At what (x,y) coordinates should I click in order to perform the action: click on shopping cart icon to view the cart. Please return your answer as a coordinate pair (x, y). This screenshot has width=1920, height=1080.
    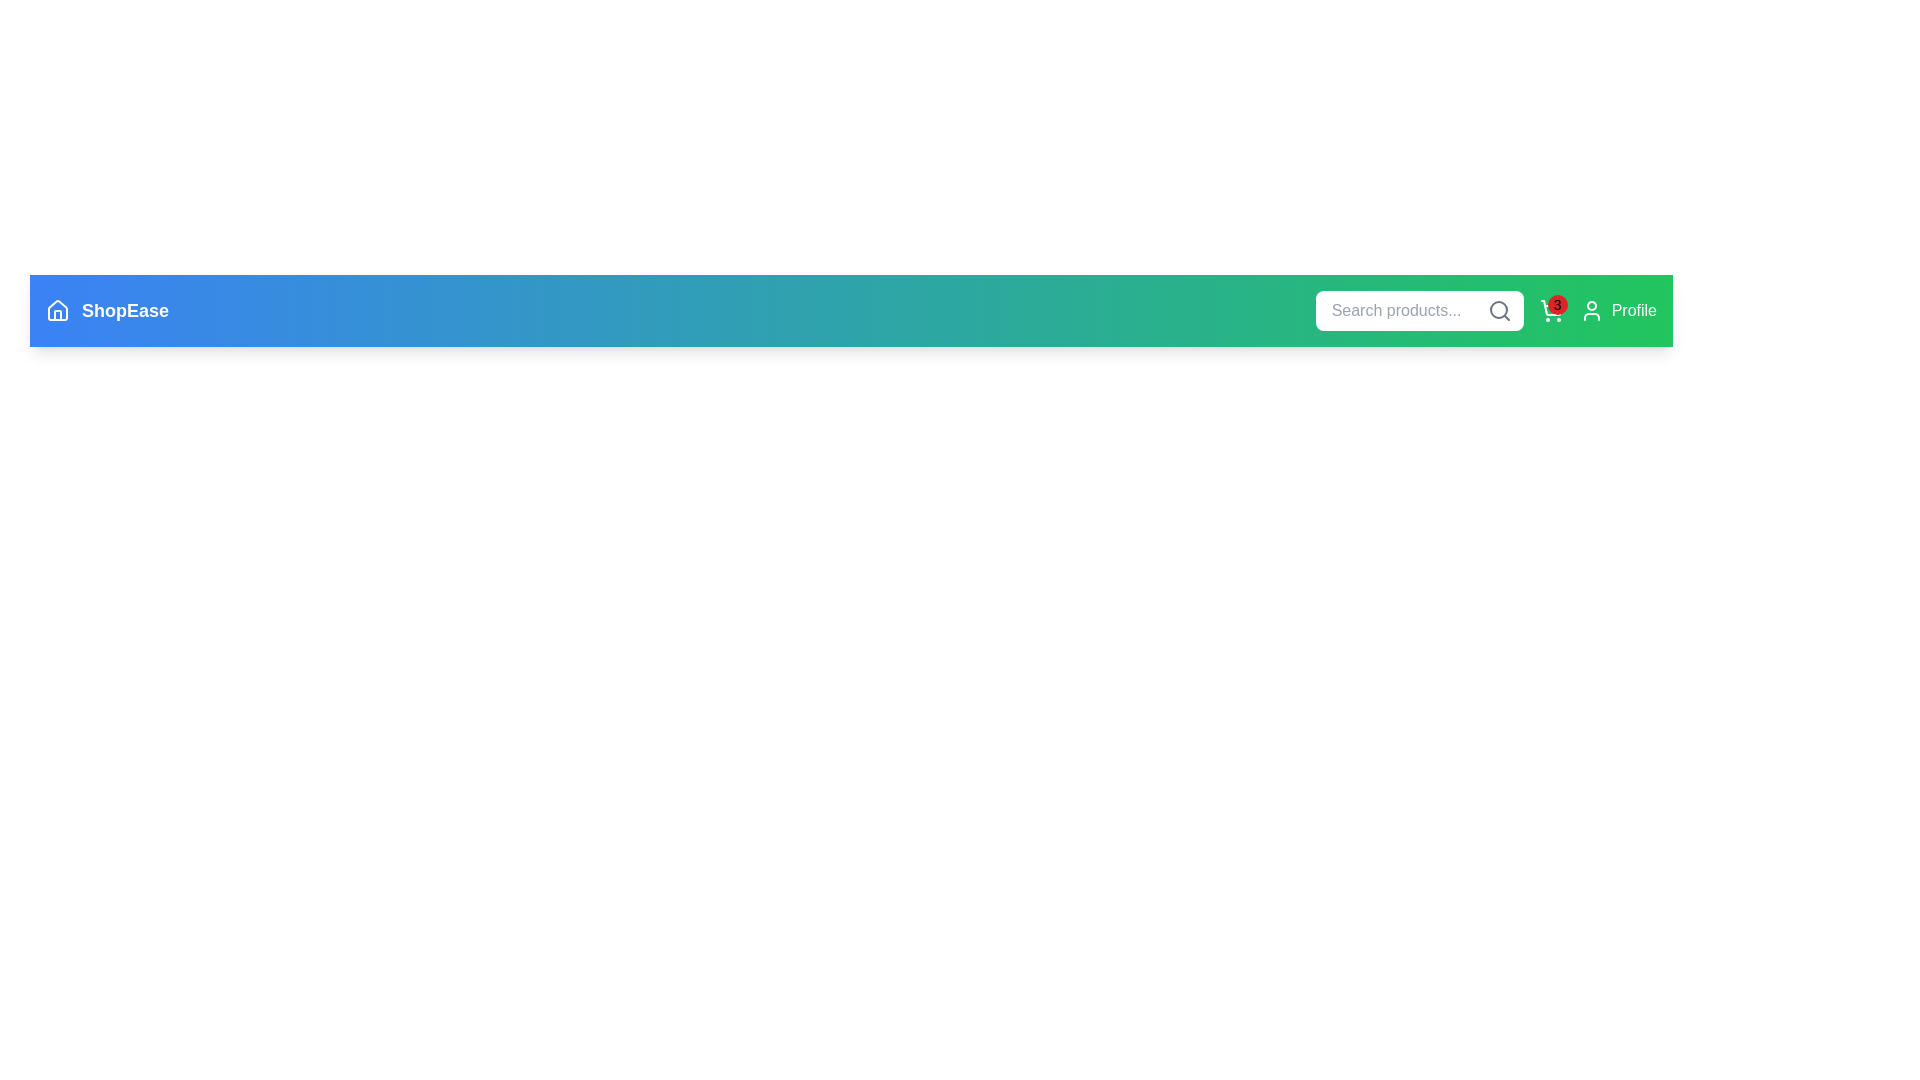
    Looking at the image, I should click on (1550, 311).